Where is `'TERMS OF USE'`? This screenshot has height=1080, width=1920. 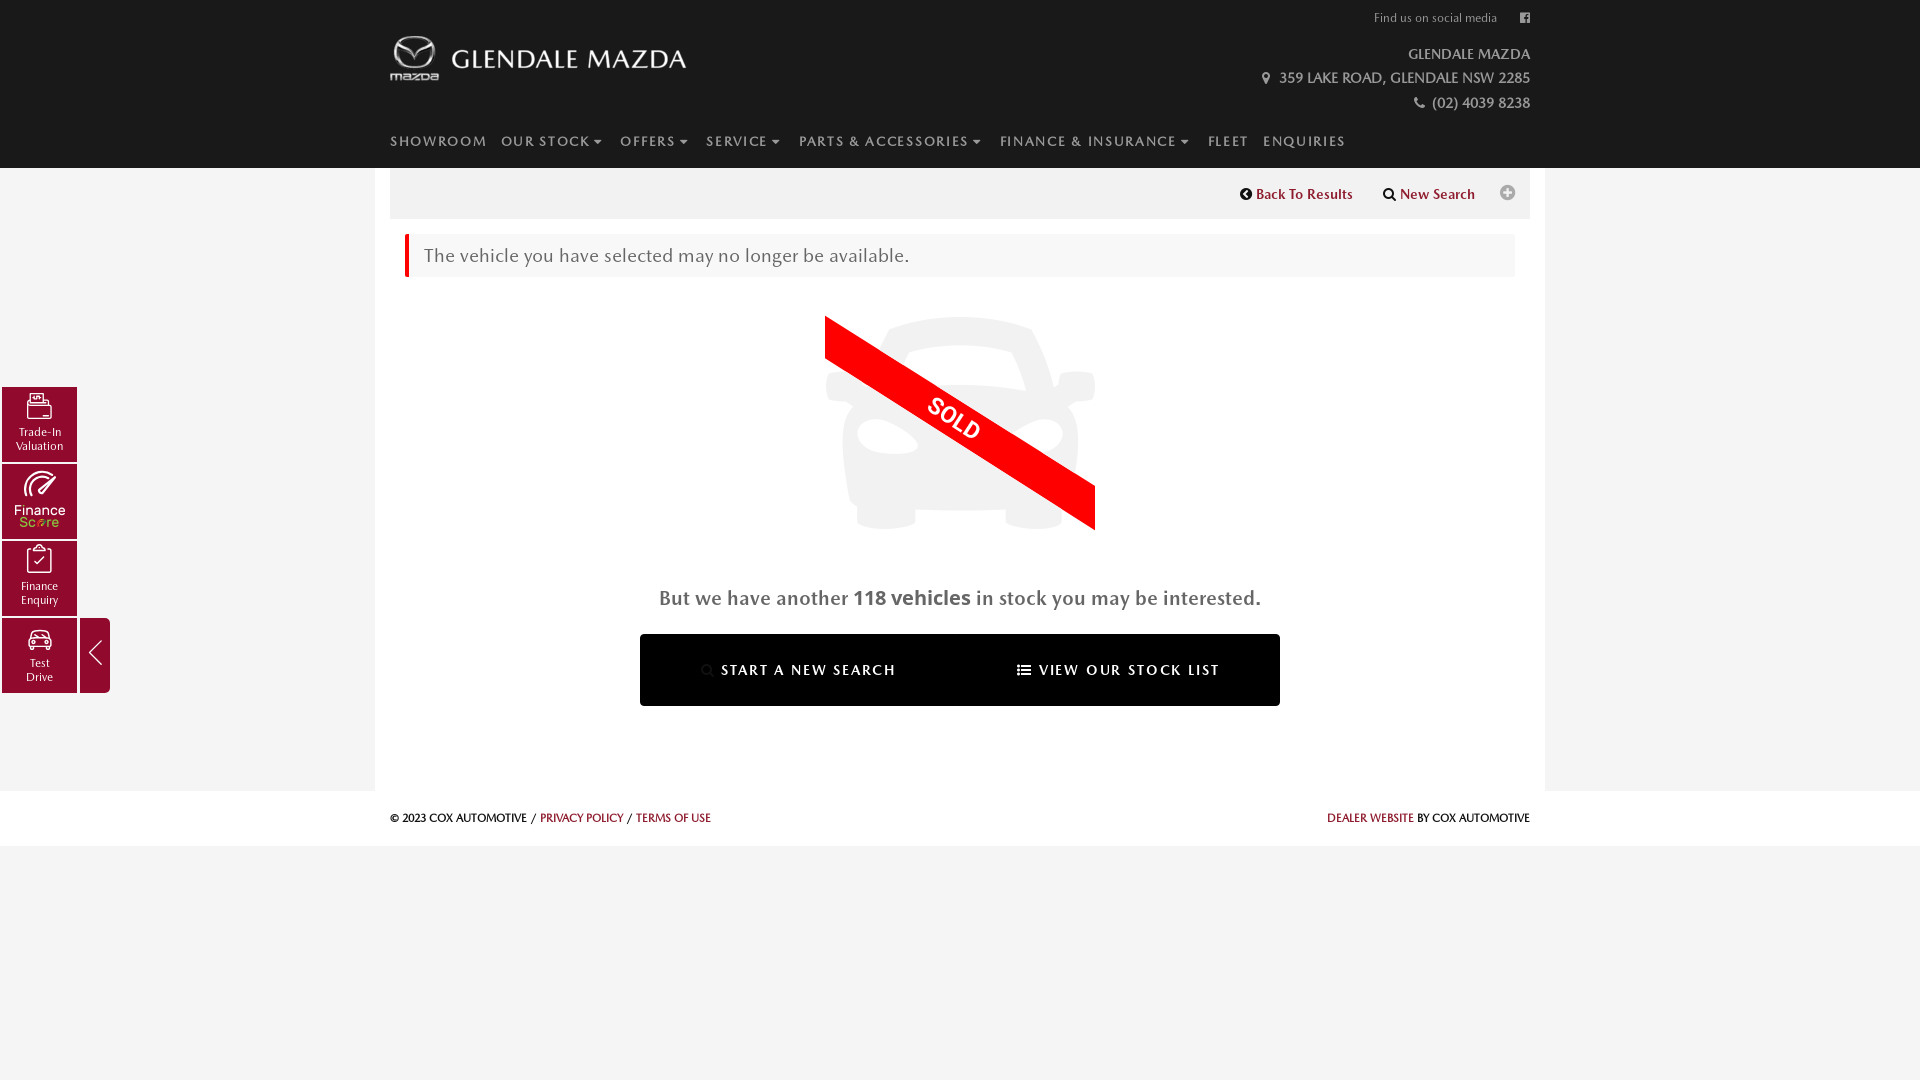
'TERMS OF USE' is located at coordinates (673, 818).